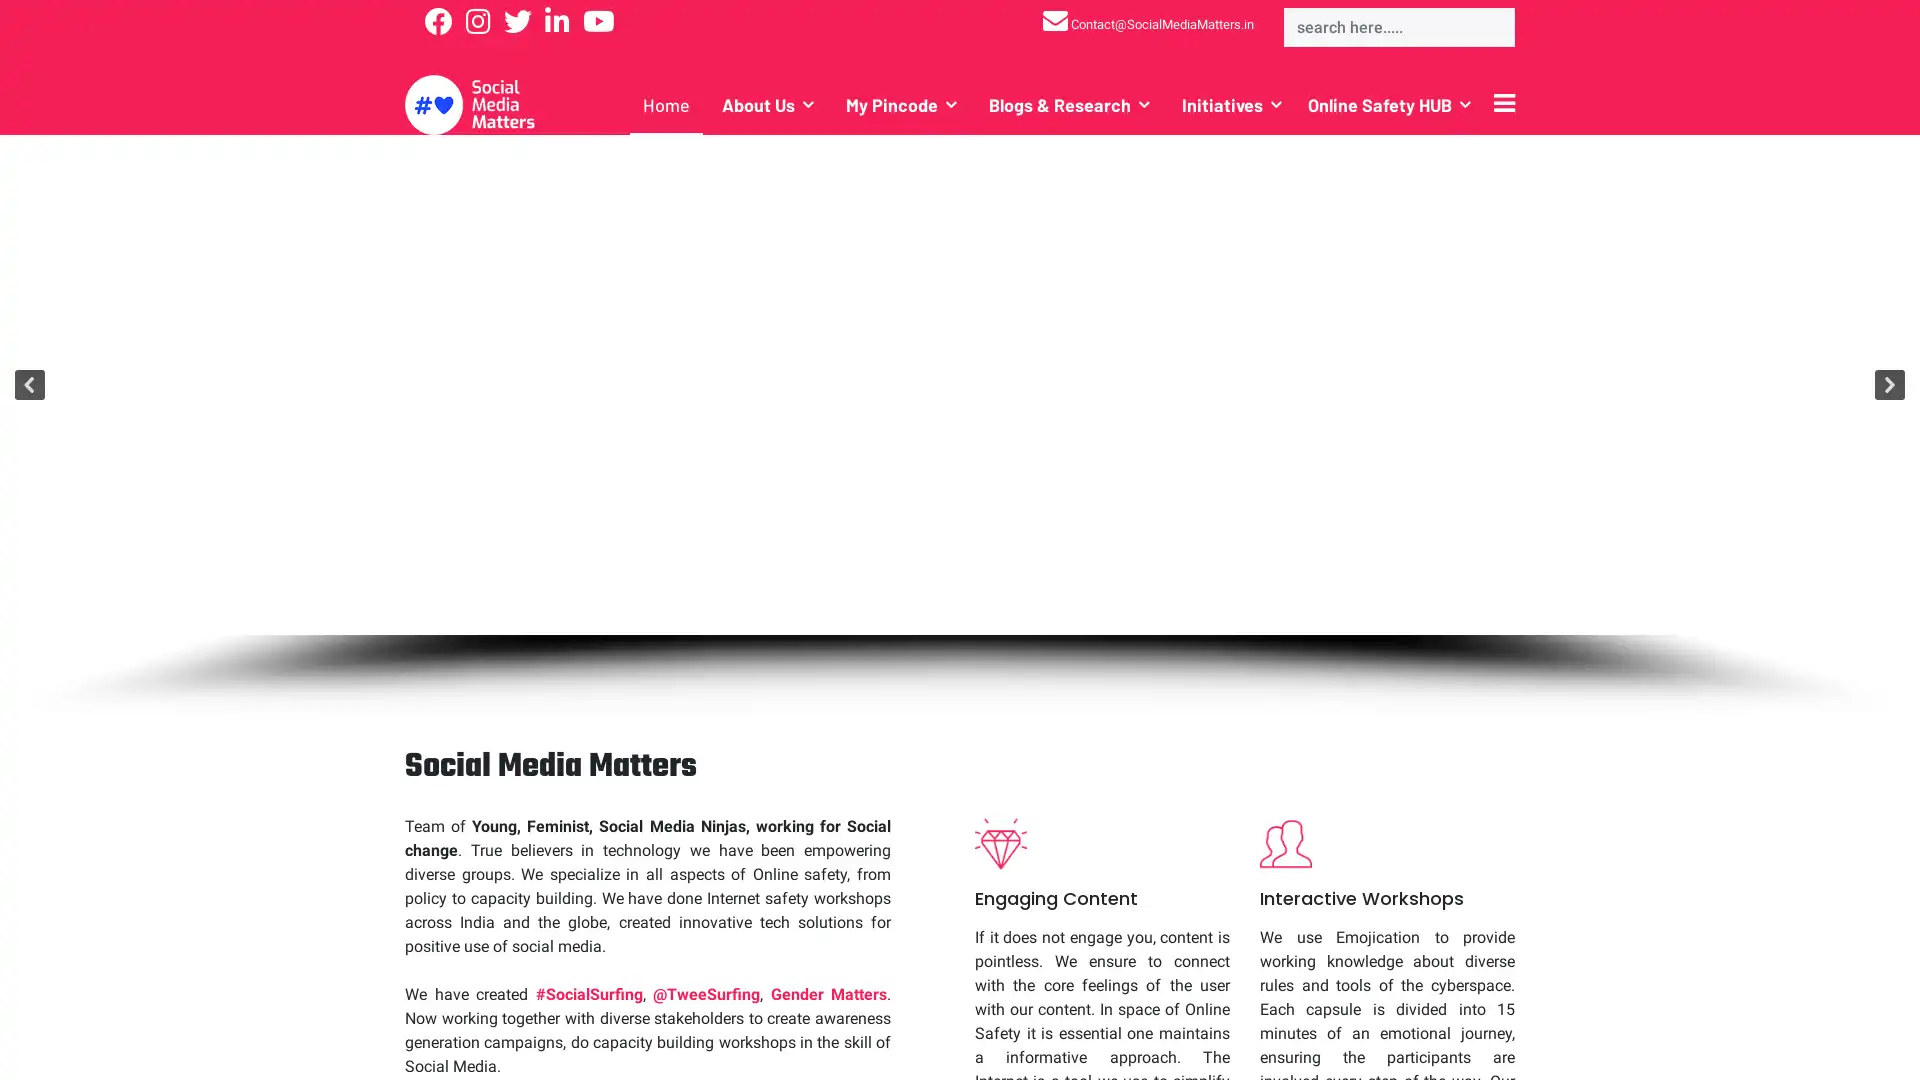  Describe the element at coordinates (29, 385) in the screenshot. I see `previous arrow` at that location.